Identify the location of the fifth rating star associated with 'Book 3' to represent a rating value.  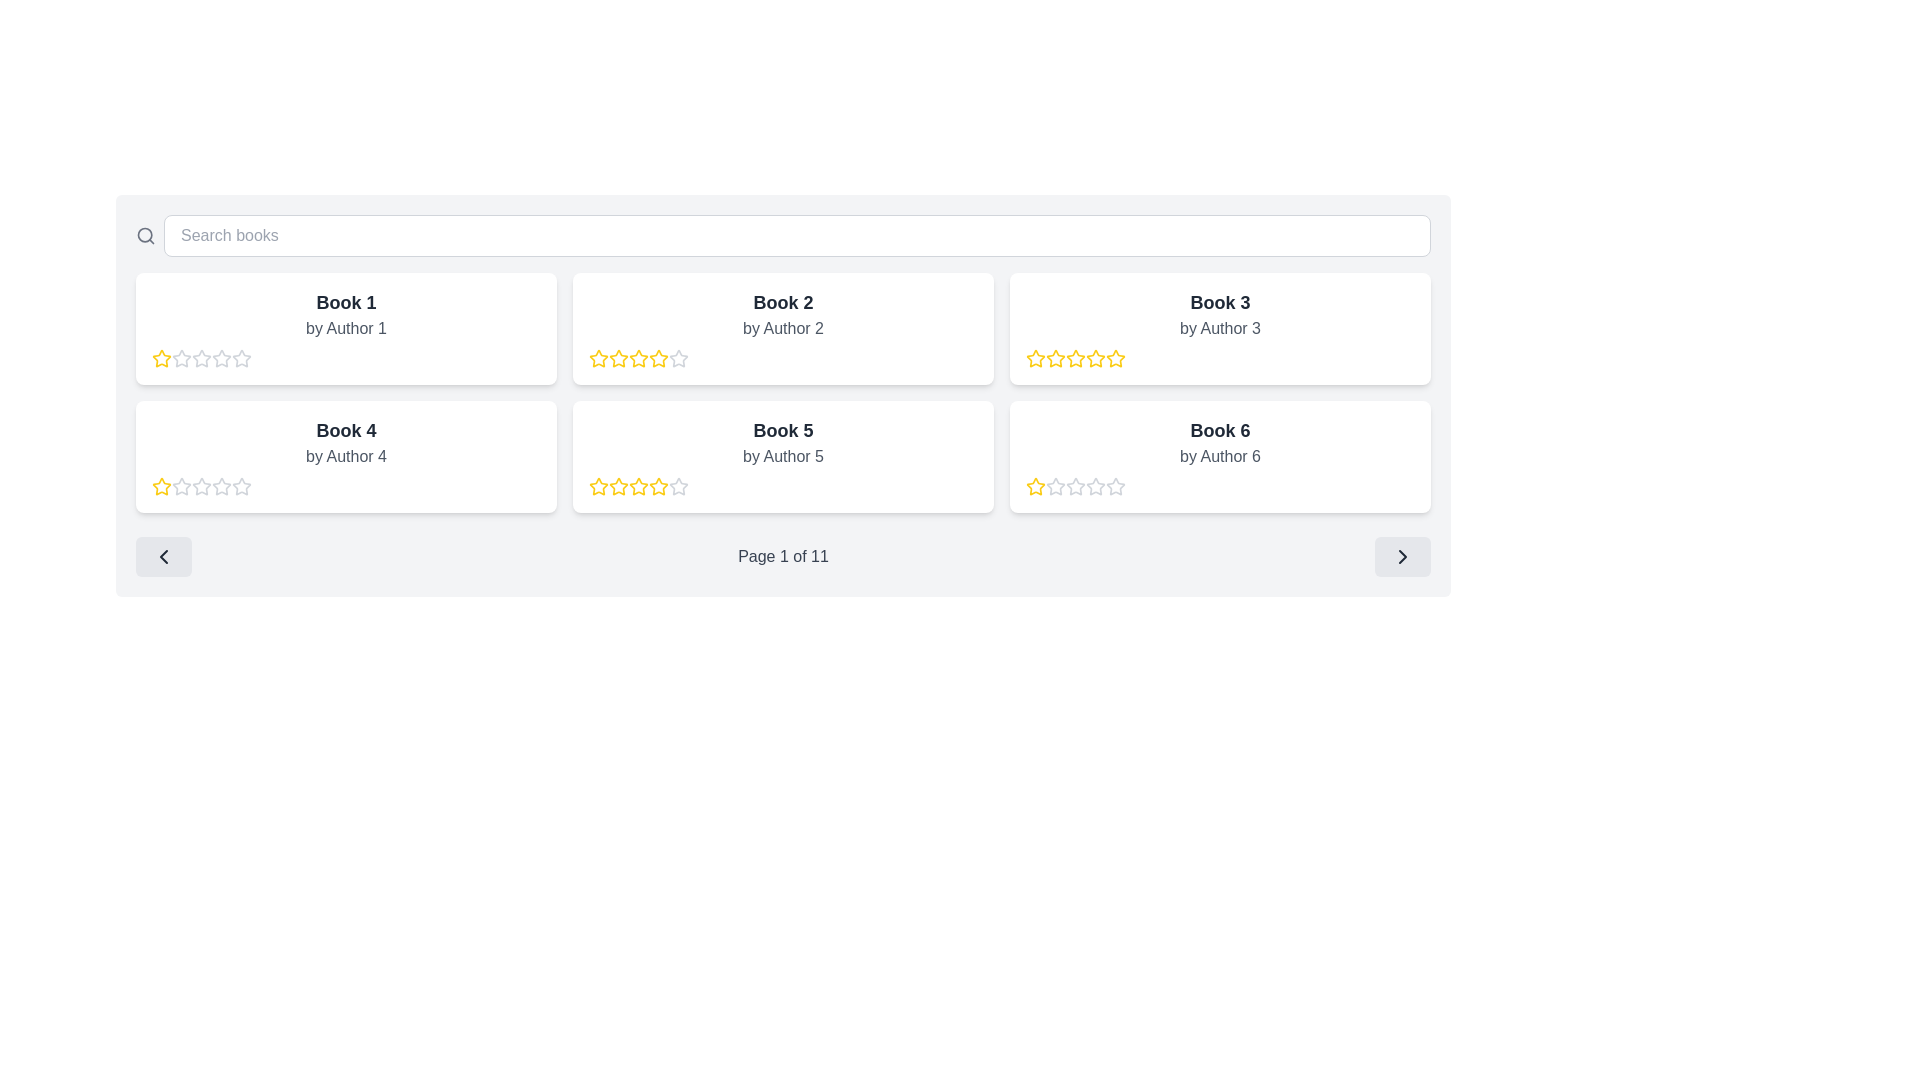
(1115, 357).